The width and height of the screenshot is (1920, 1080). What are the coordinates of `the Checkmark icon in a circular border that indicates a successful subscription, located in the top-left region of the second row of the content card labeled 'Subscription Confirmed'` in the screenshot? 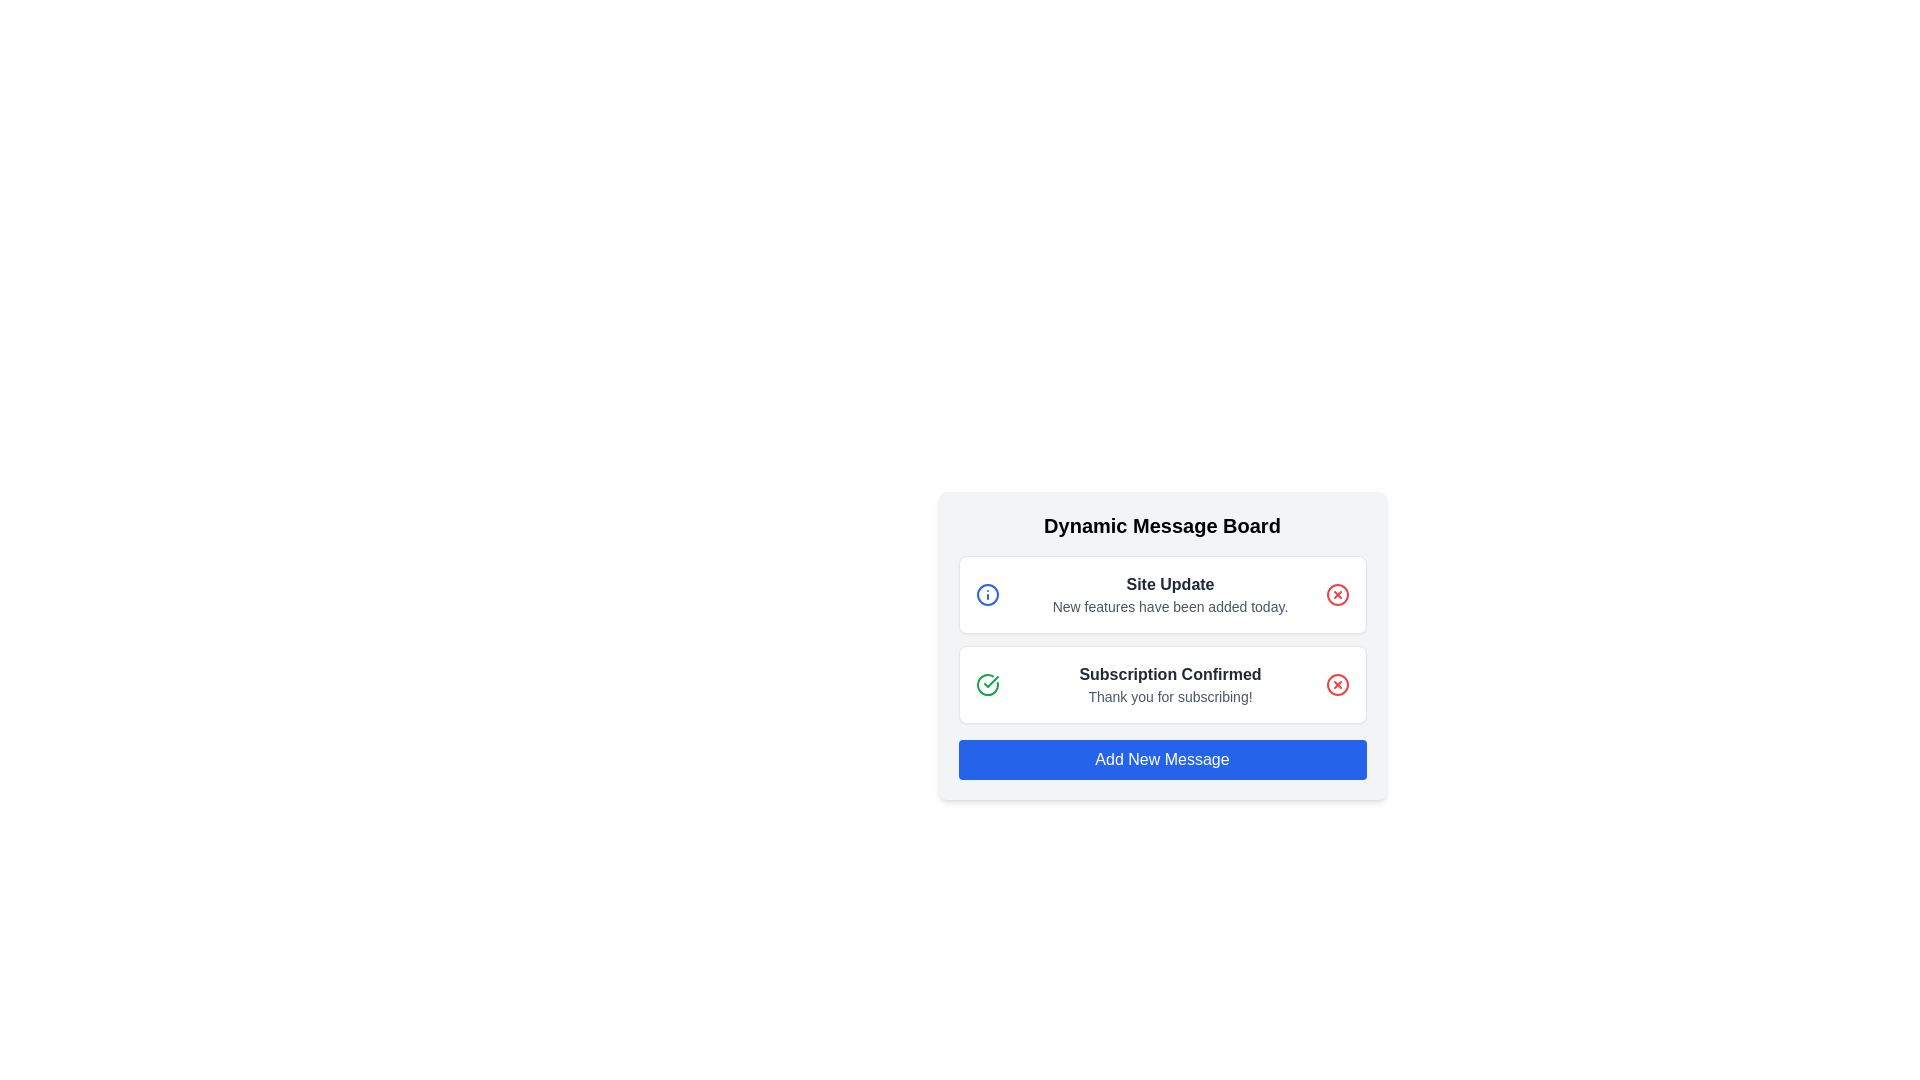 It's located at (987, 684).